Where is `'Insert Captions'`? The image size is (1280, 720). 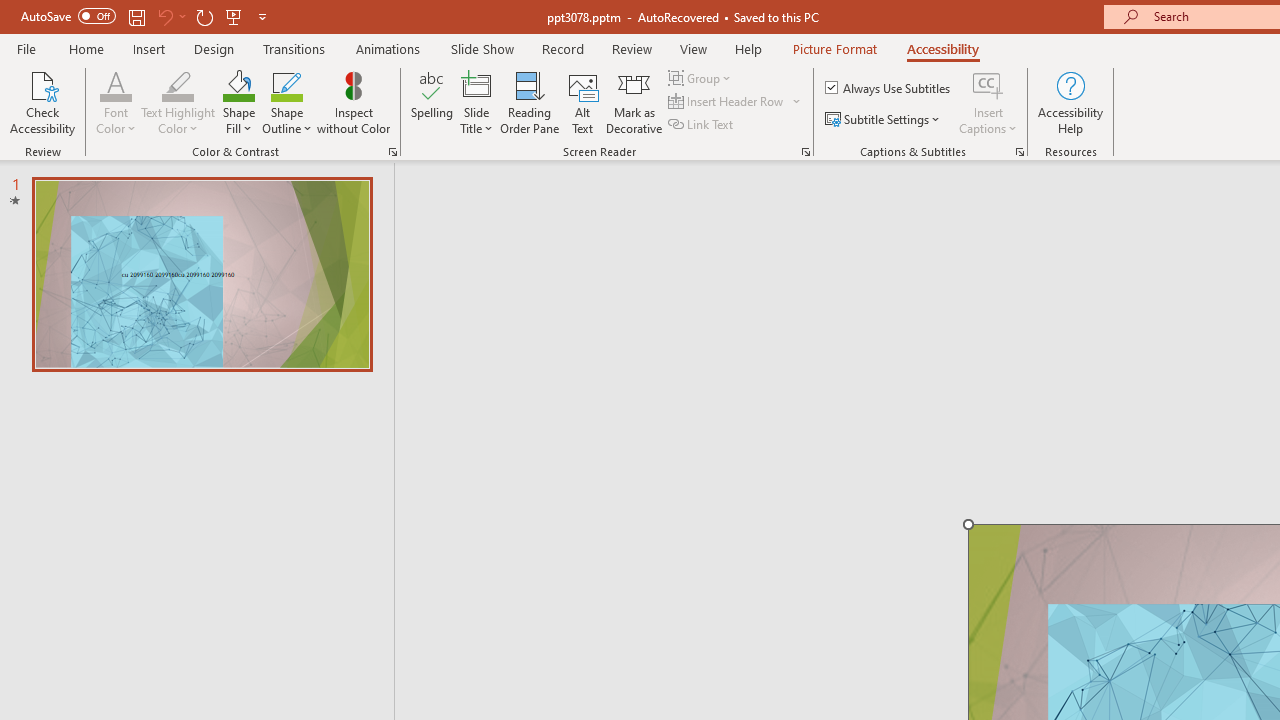 'Insert Captions' is located at coordinates (988, 84).